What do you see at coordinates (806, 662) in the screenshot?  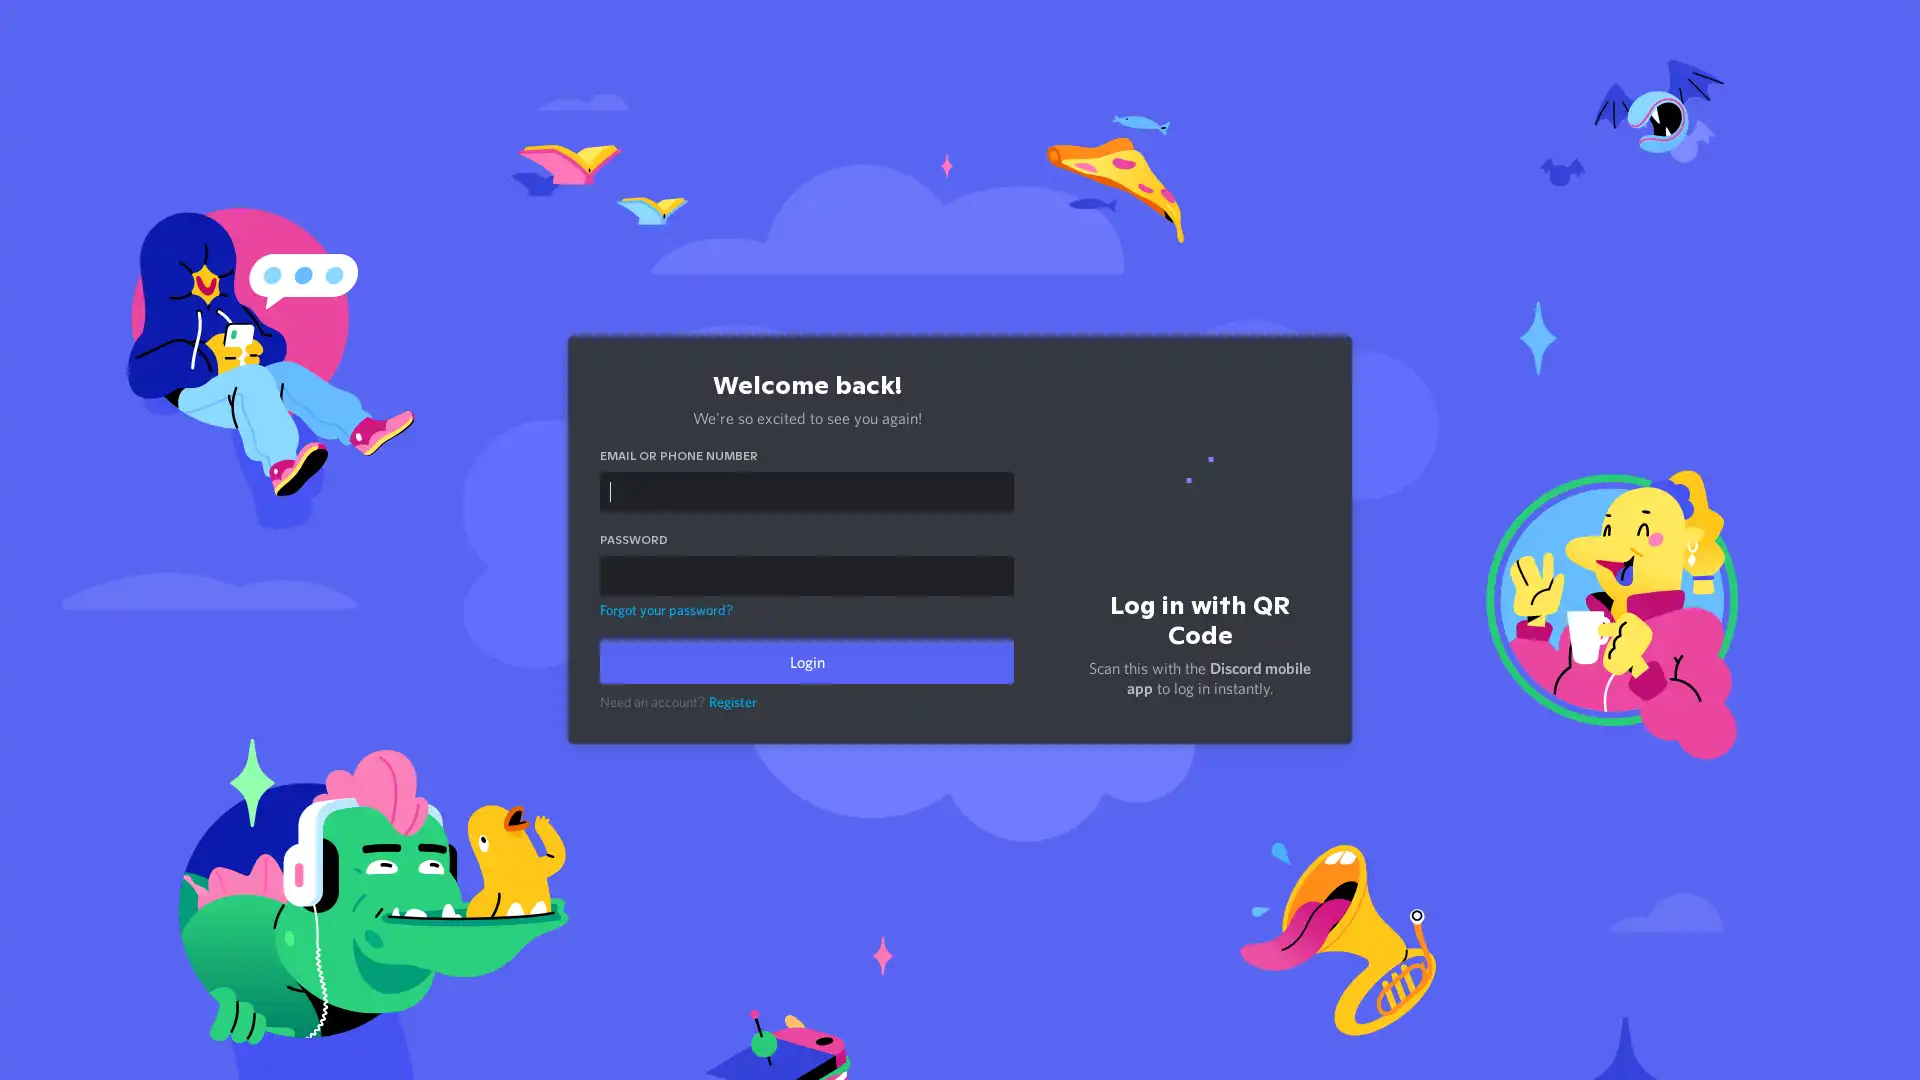 I see `Login` at bounding box center [806, 662].